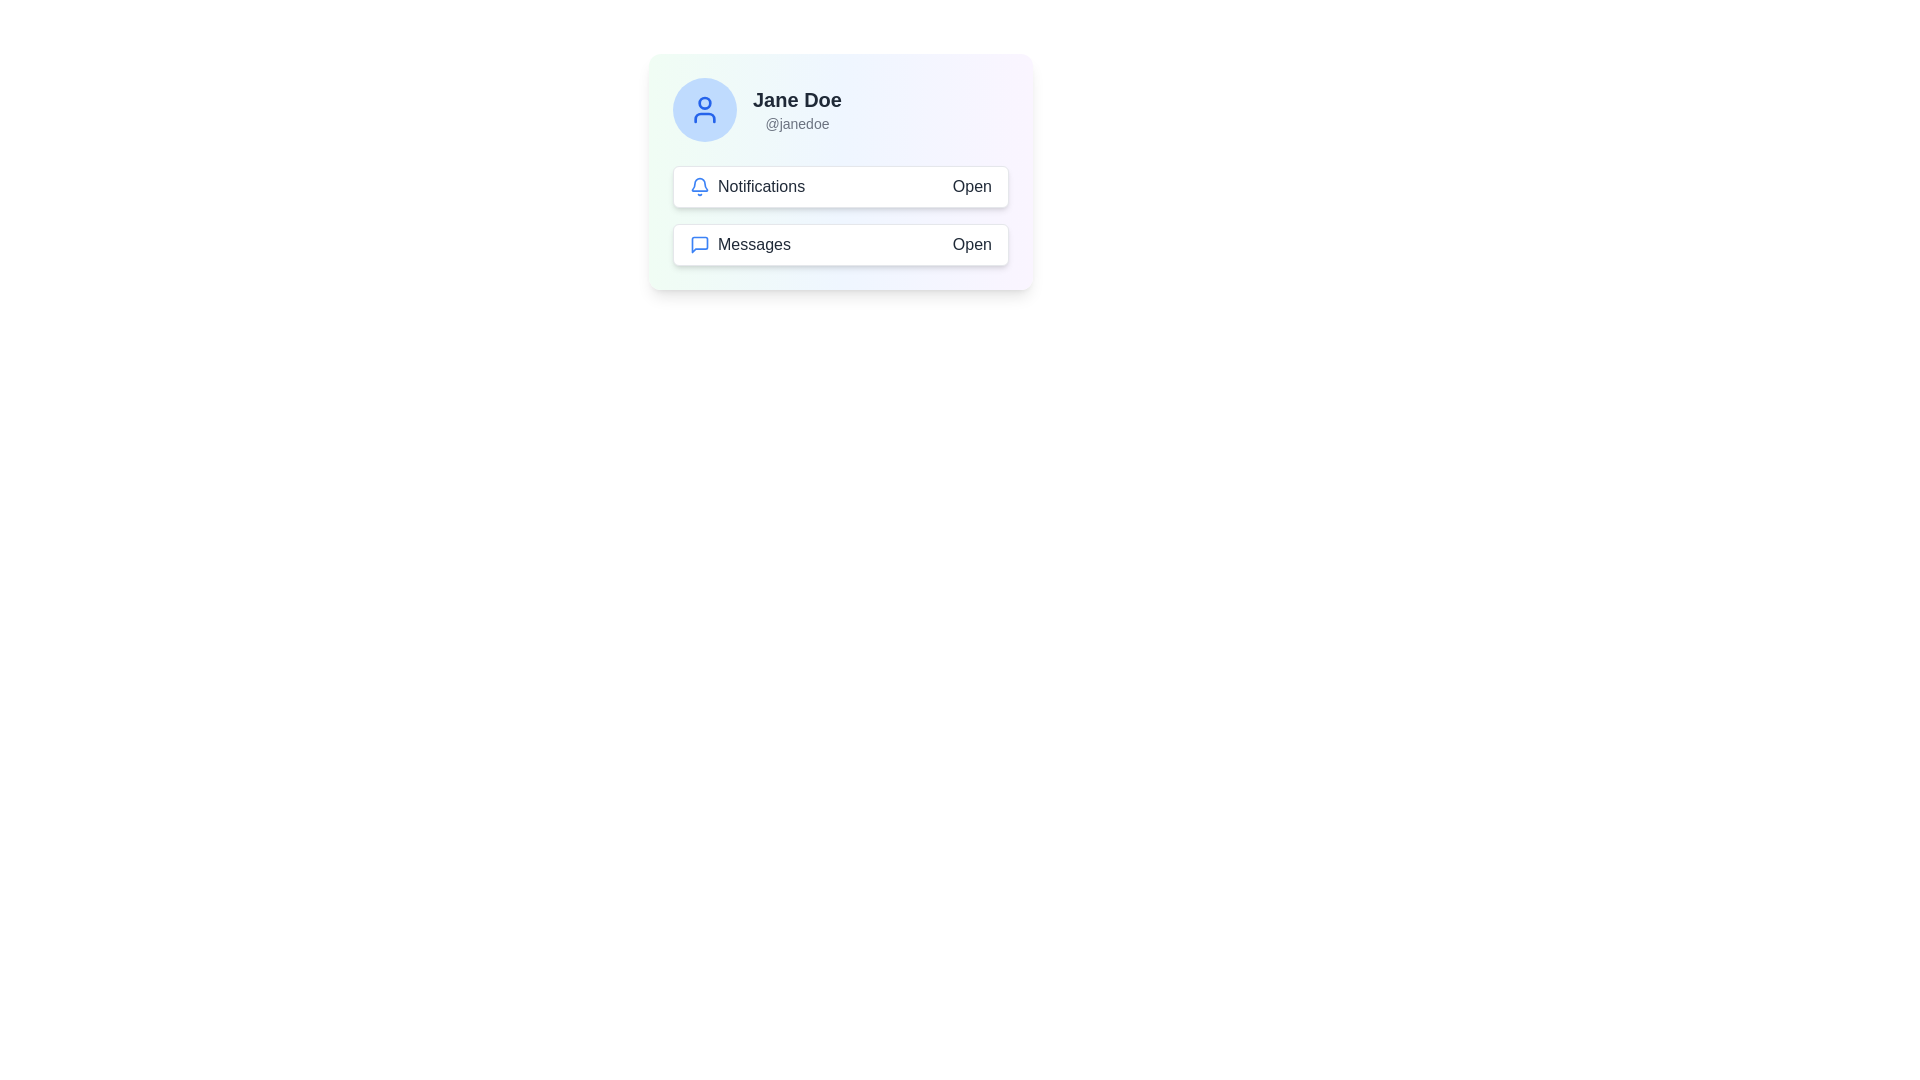  What do you see at coordinates (796, 100) in the screenshot?
I see `content displayed in the text label showing 'Jane Doe', which is located above the username '@janedoe' in the profile card section` at bounding box center [796, 100].